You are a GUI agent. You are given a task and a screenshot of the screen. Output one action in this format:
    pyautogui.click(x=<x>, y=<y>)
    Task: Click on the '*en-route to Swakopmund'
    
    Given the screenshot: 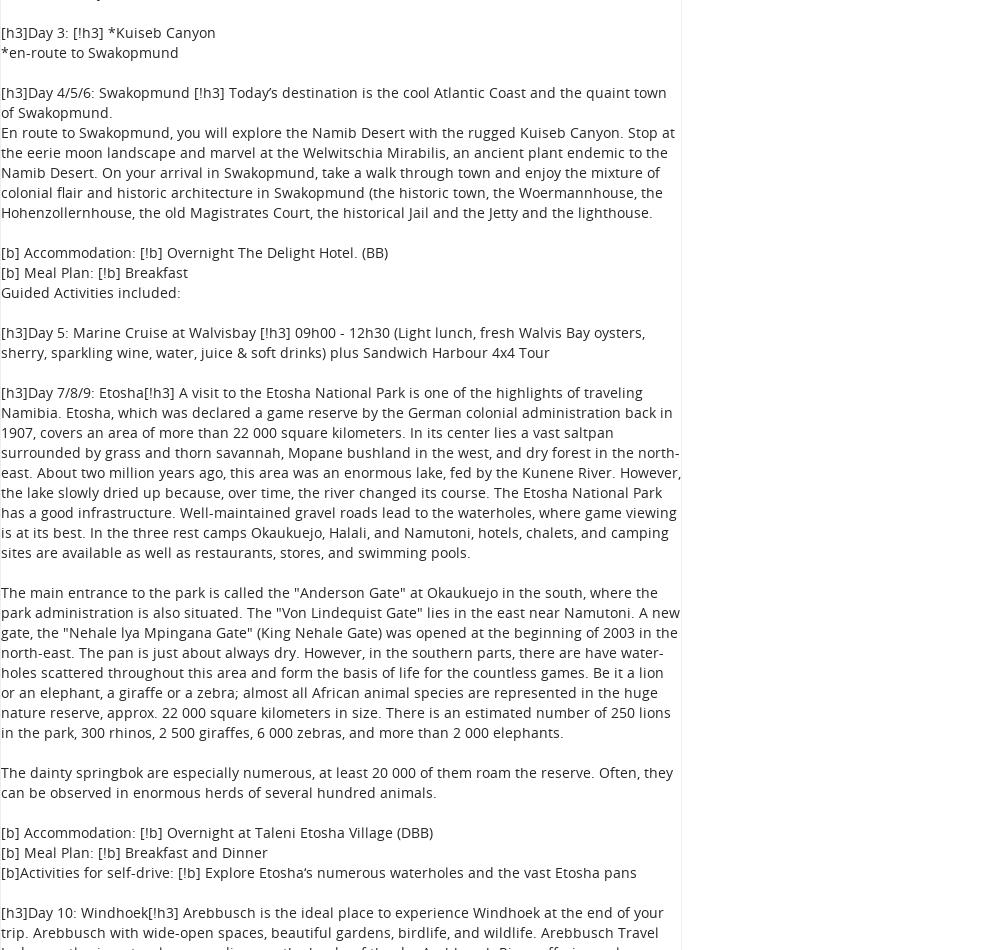 What is the action you would take?
    pyautogui.click(x=89, y=52)
    